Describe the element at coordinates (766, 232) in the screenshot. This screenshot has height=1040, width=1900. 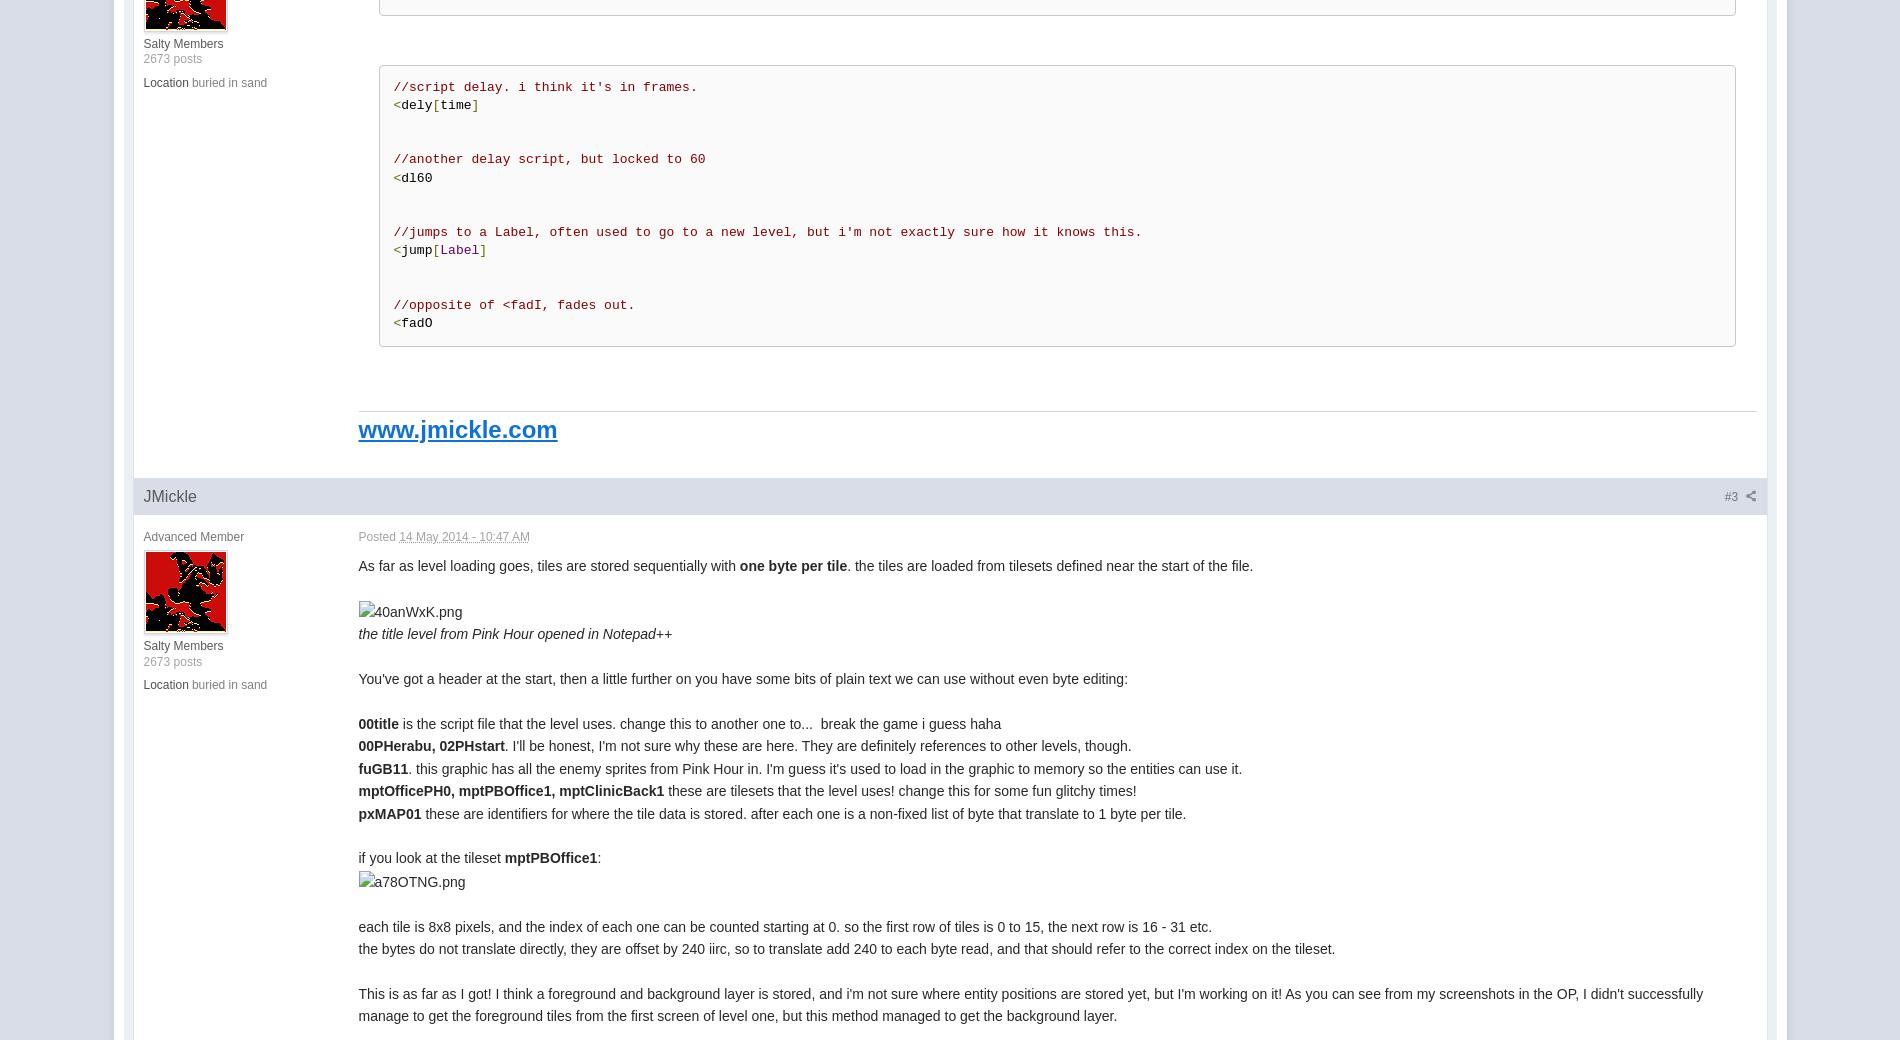
I see `'//jumps to a Label, often used to go to a new level, but i'm not exactly sure how it knows this.'` at that location.